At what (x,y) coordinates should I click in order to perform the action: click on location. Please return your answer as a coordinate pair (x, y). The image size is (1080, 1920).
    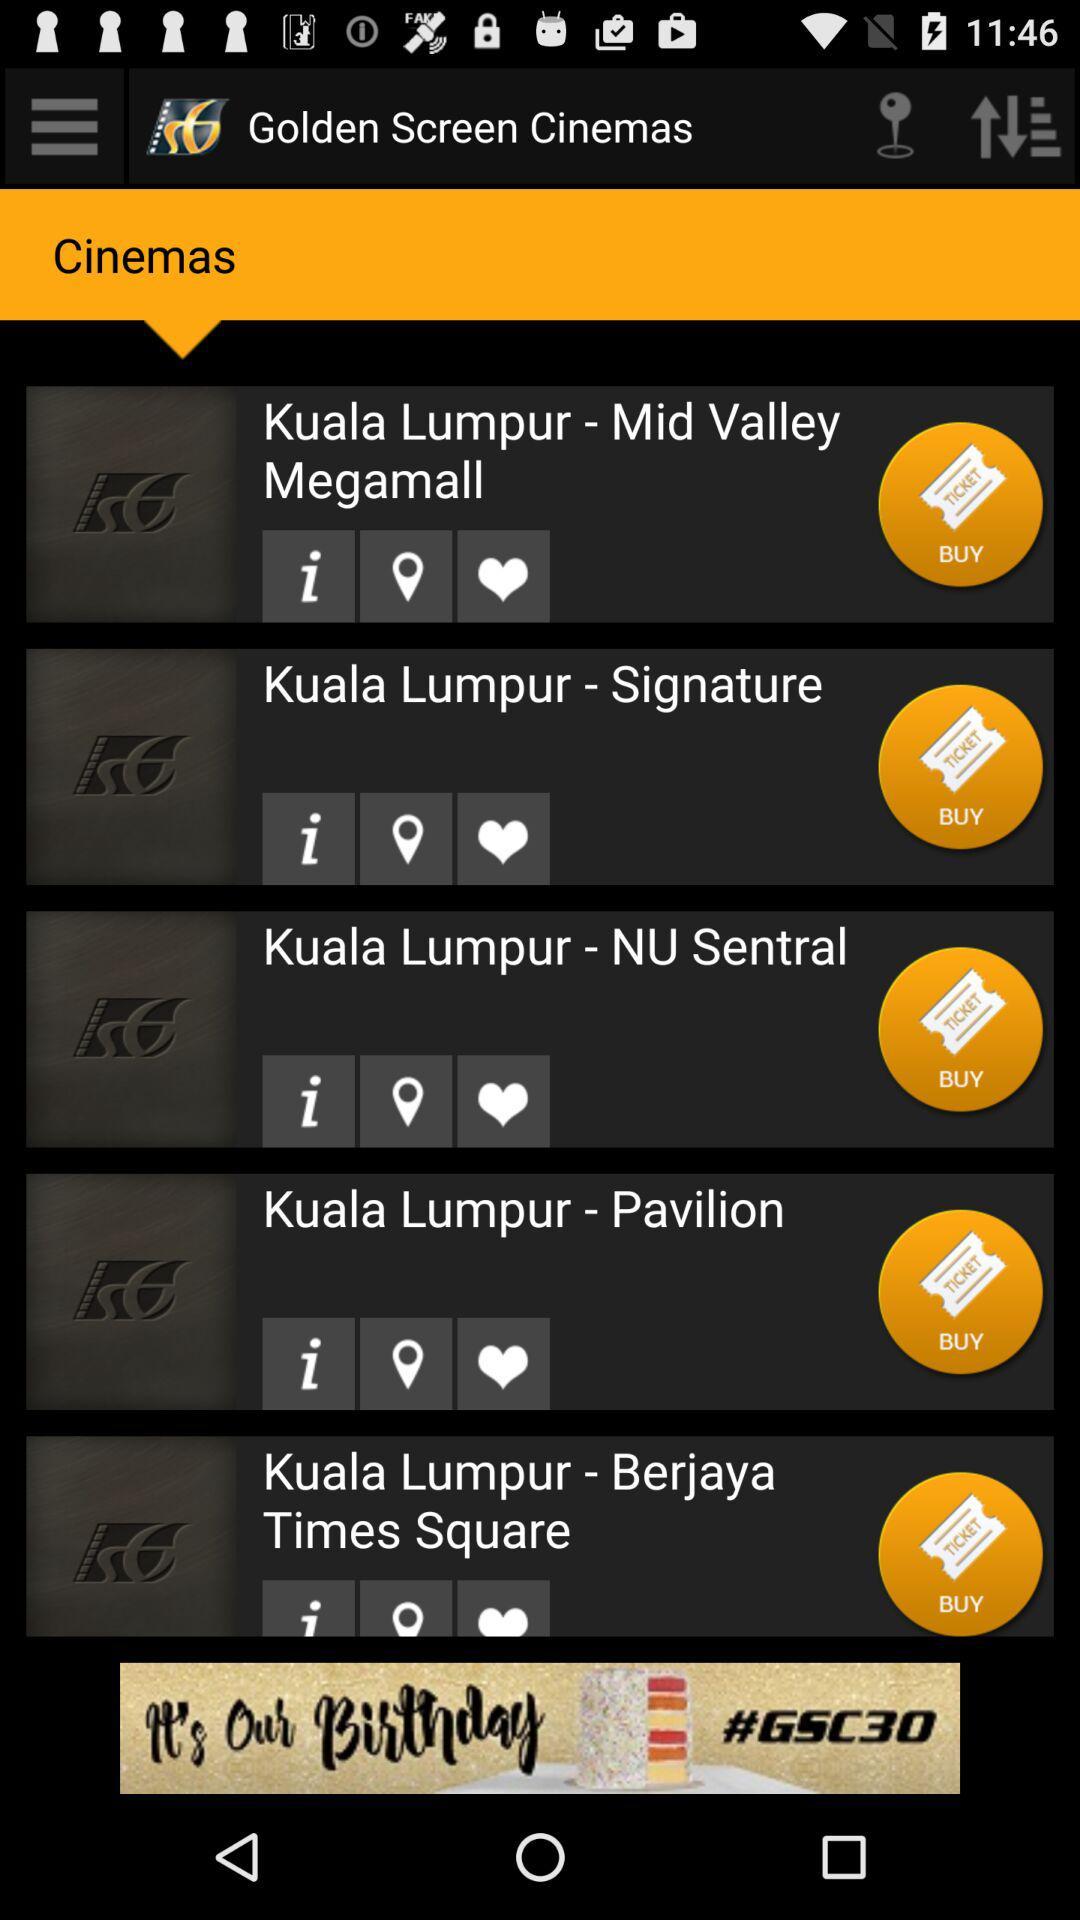
    Looking at the image, I should click on (405, 1100).